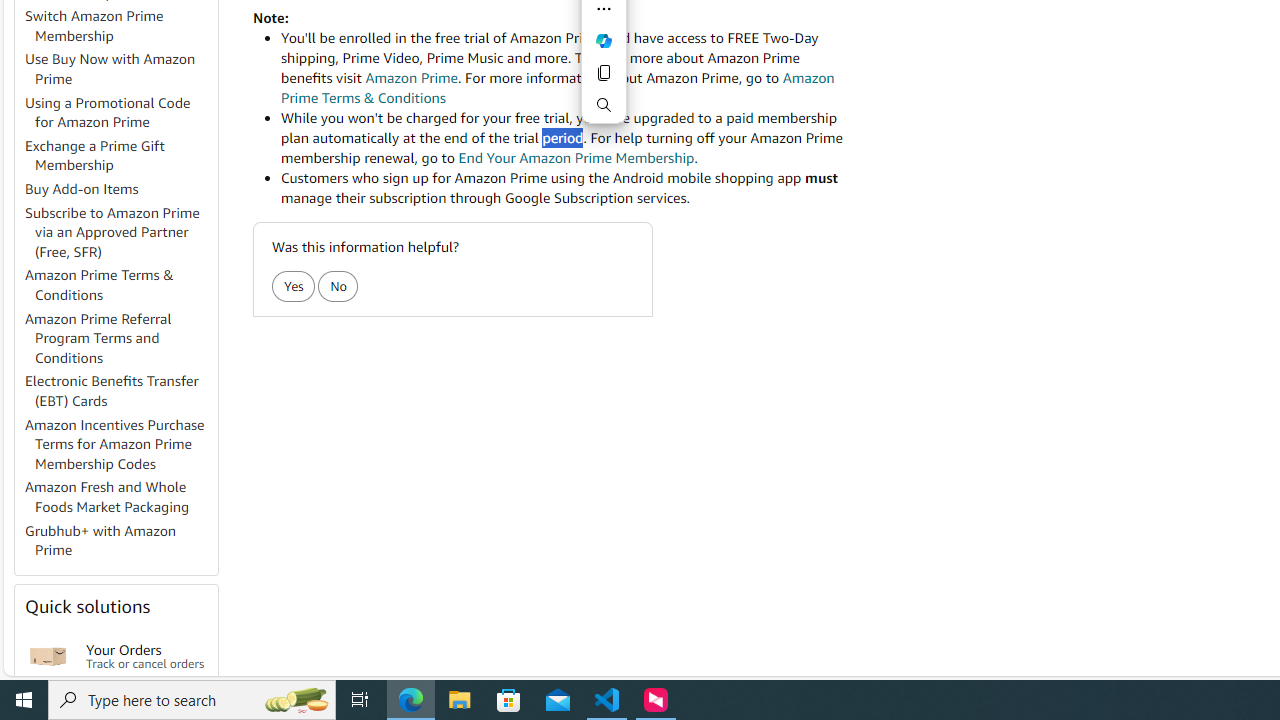 The width and height of the screenshot is (1280, 720). Describe the element at coordinates (94, 154) in the screenshot. I see `'Exchange a Prime Gift Membership'` at that location.